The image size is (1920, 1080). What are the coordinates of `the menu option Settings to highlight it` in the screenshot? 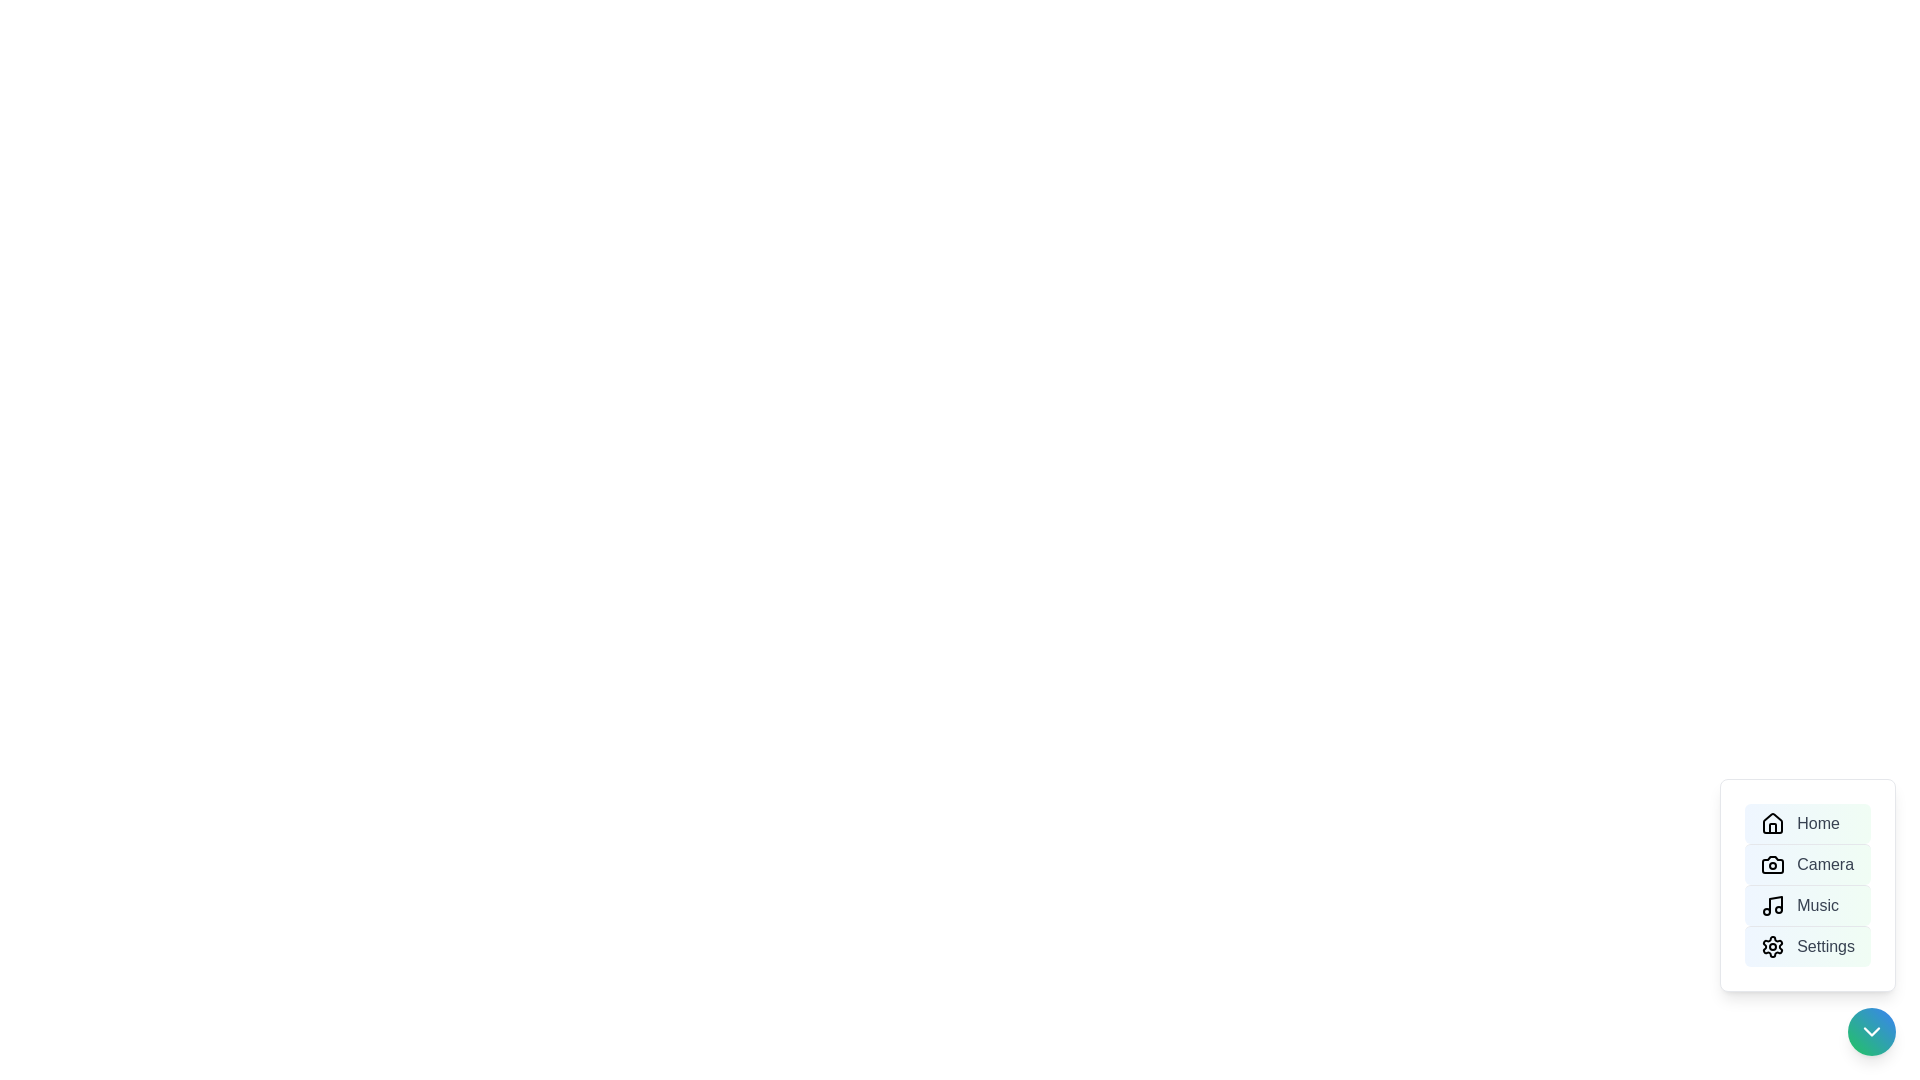 It's located at (1808, 945).